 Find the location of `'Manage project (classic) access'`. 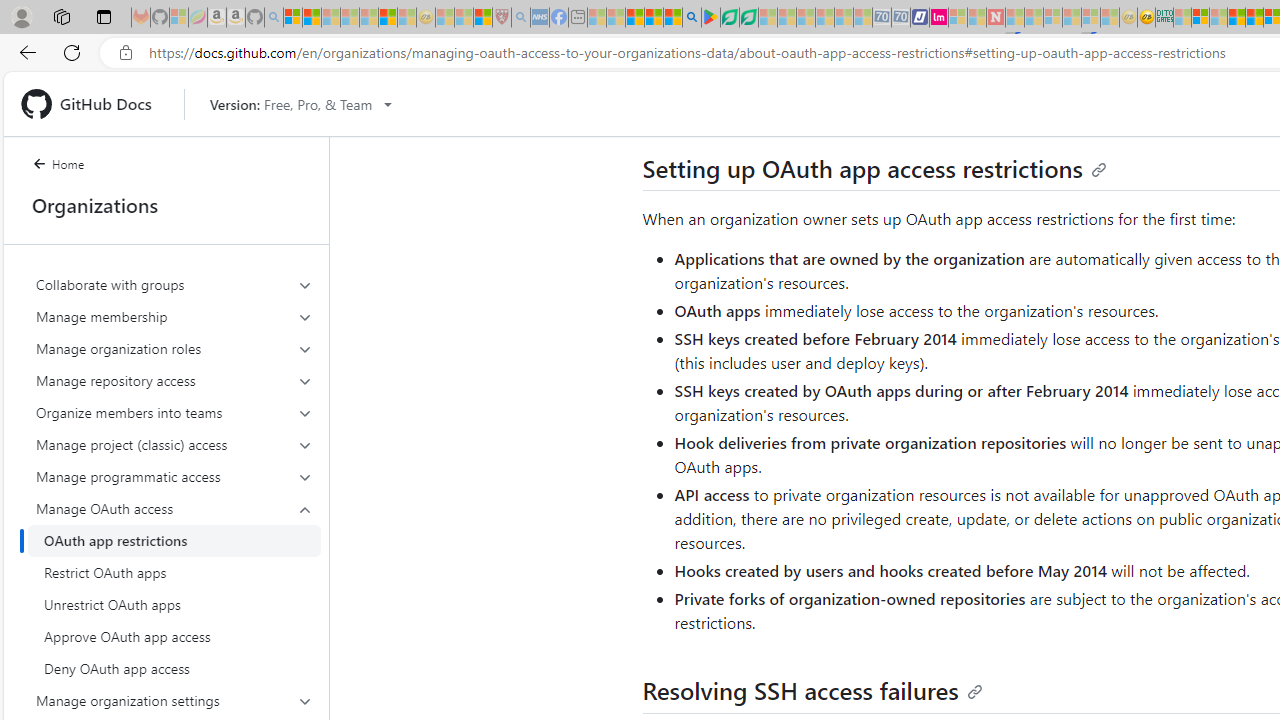

'Manage project (classic) access' is located at coordinates (174, 443).